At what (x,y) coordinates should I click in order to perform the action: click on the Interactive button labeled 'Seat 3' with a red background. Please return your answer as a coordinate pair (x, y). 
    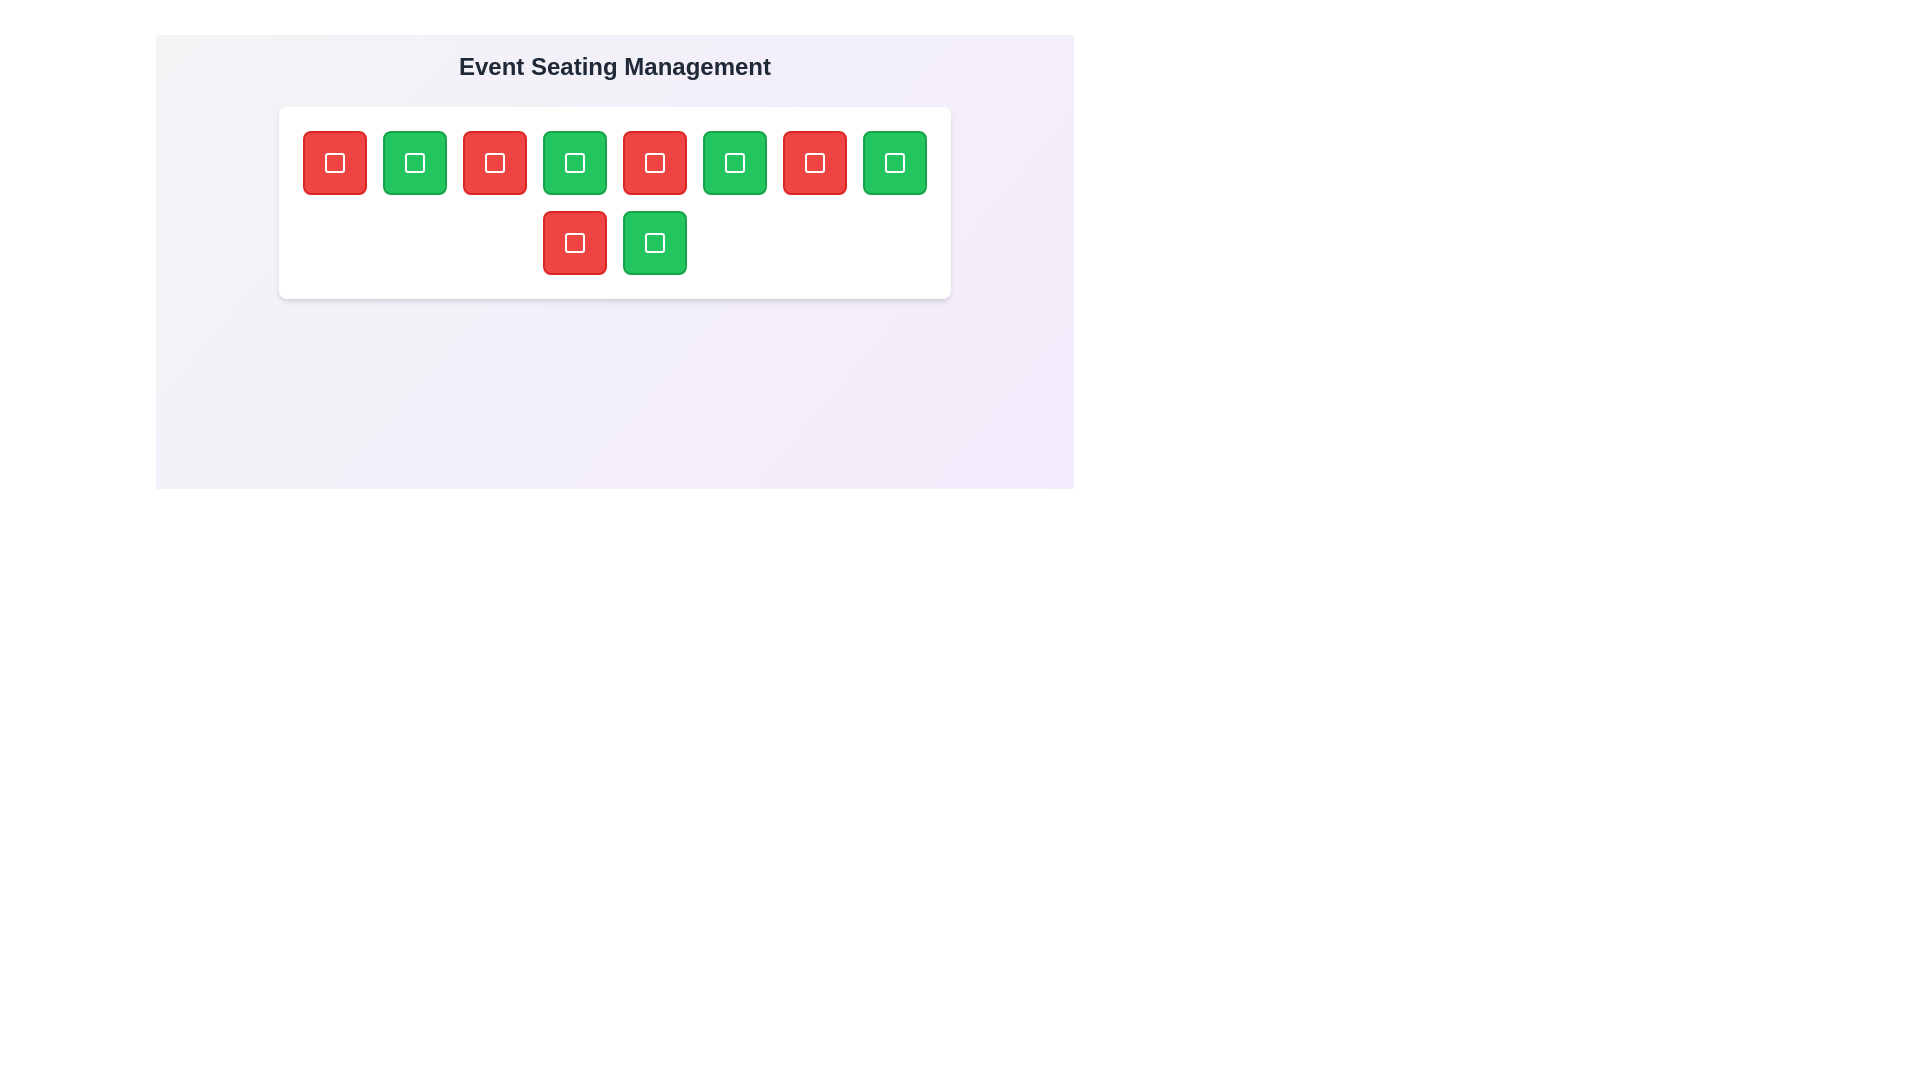
    Looking at the image, I should click on (494, 161).